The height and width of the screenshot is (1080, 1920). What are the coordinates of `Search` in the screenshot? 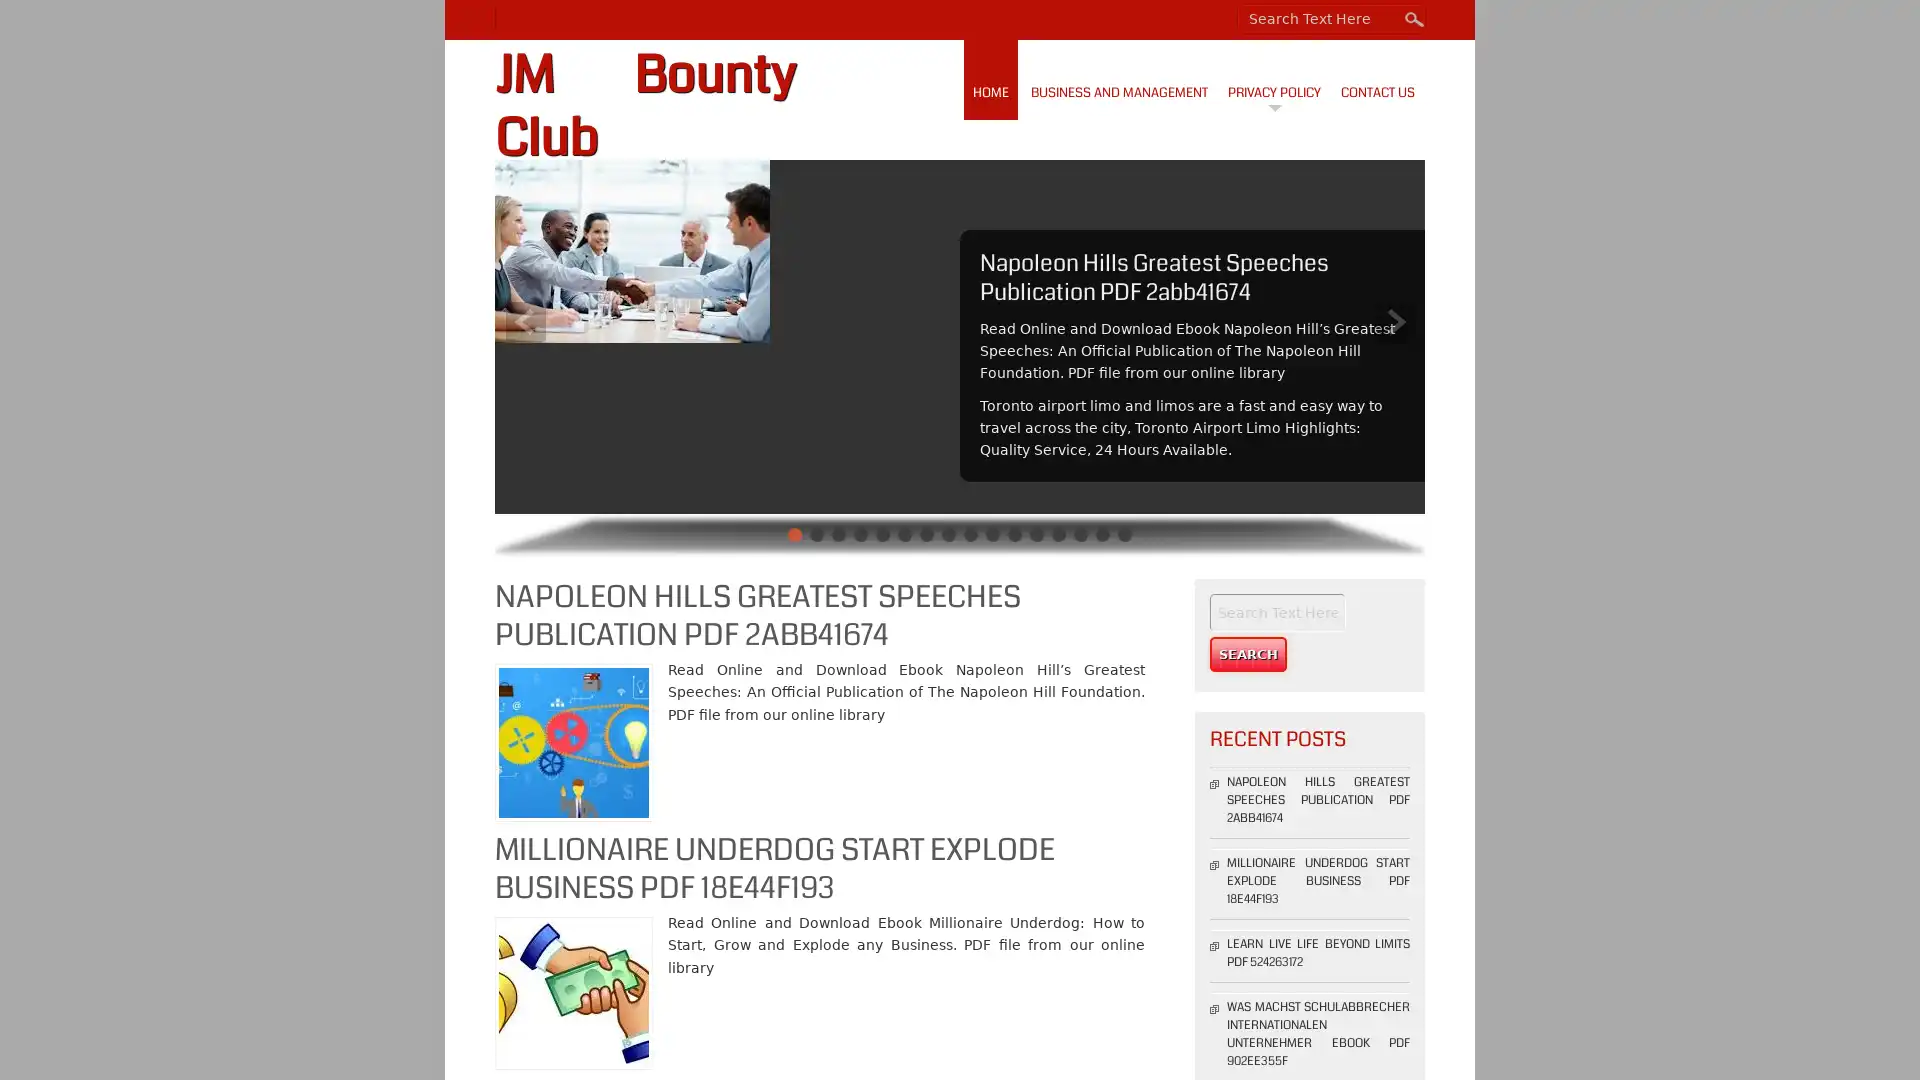 It's located at (1247, 654).